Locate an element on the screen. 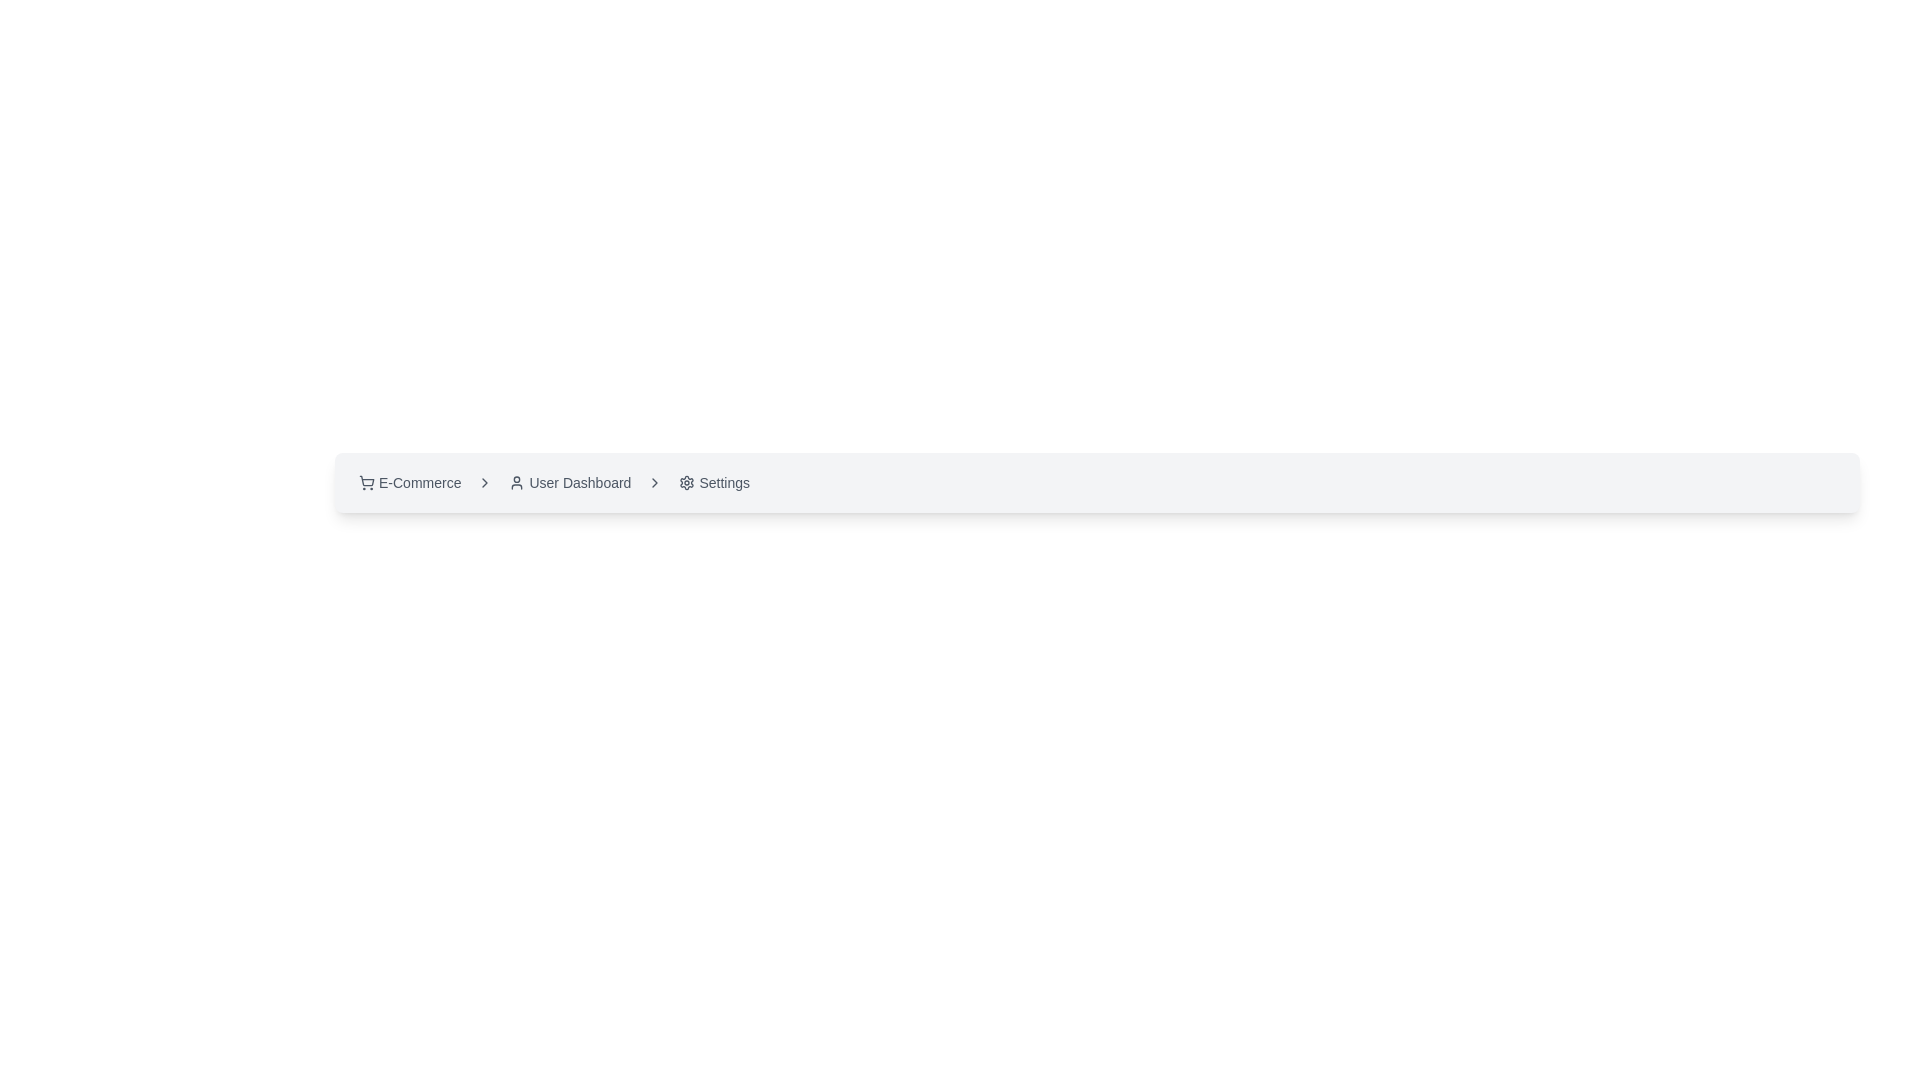  the chevron-like icon in the breadcrumb navigation bar, positioned between the 'E-Commerce' and 'User Dashboard' labels is located at coordinates (485, 482).